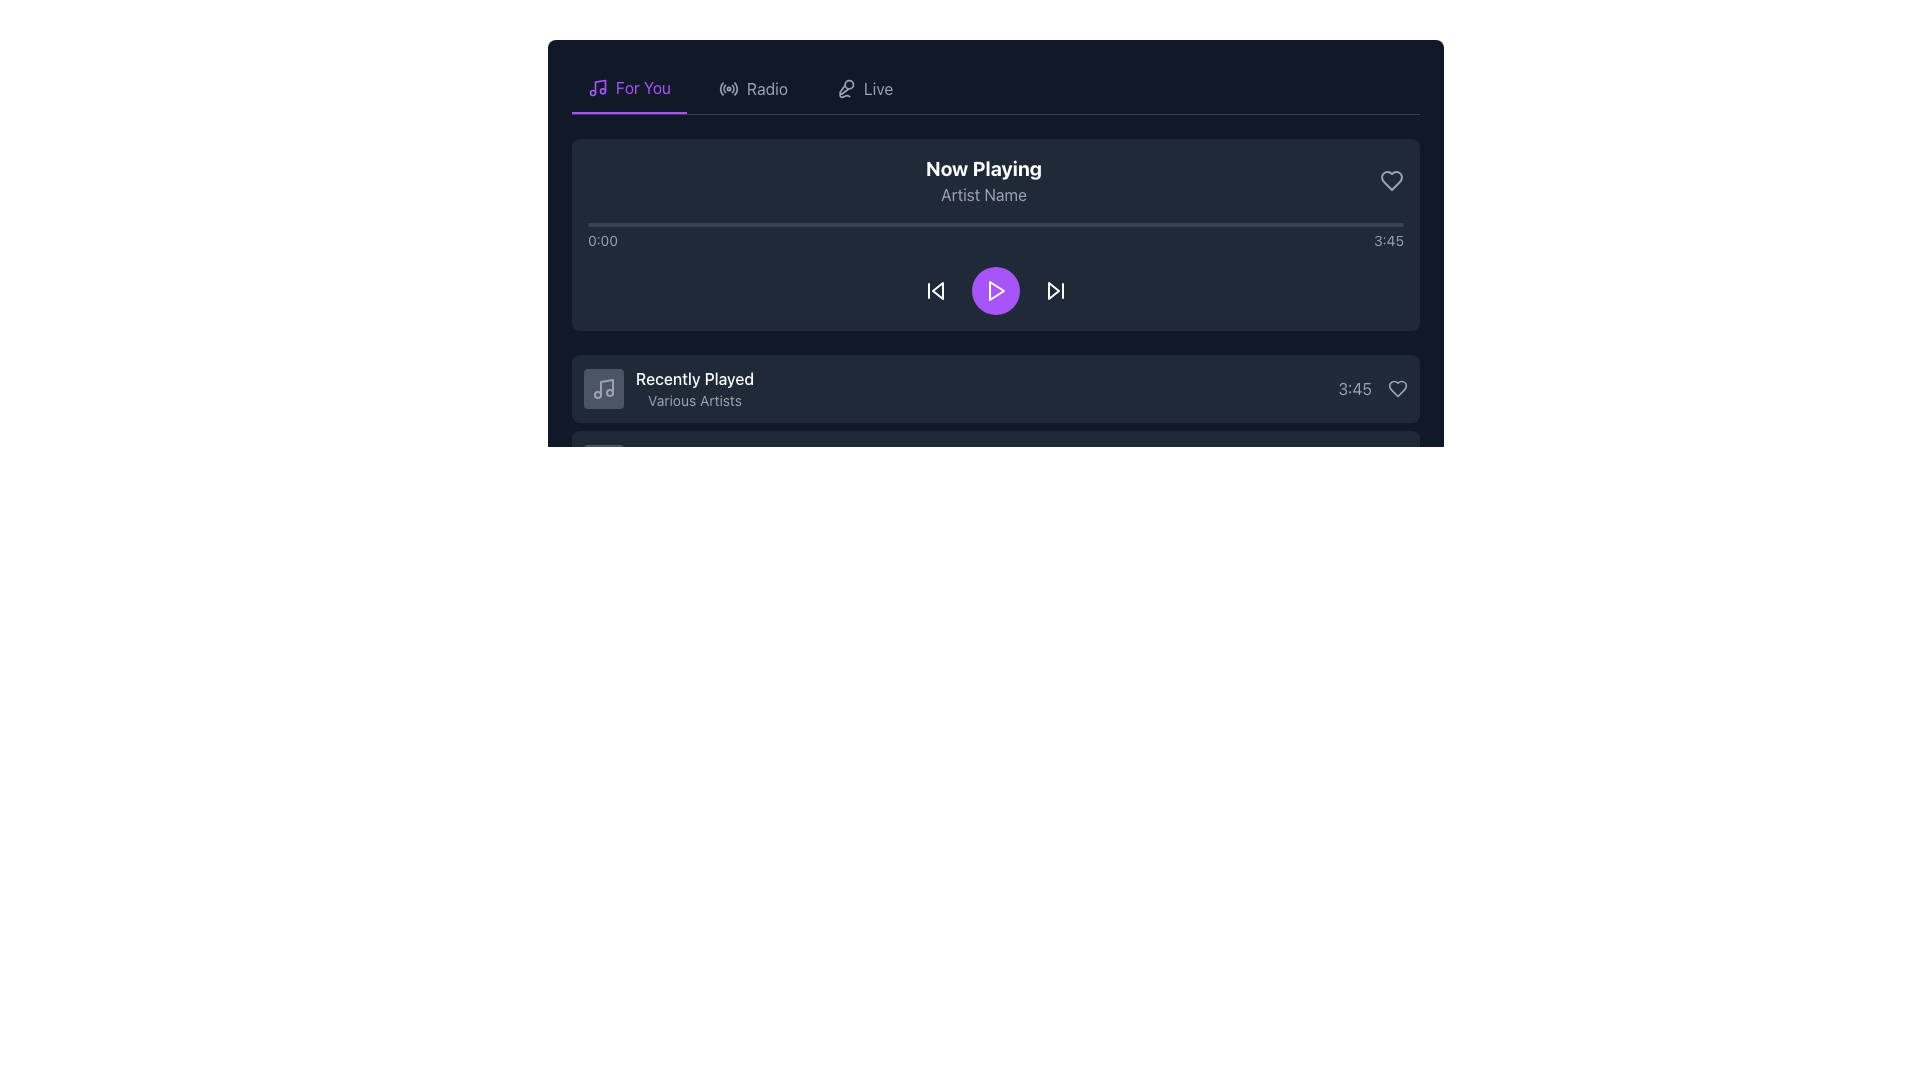  What do you see at coordinates (603, 389) in the screenshot?
I see `the graphical icon representing a music track or playlist located in the 'Recently Played' section beside the text 'Recently Played' and 'Various Artists' for further interaction` at bounding box center [603, 389].